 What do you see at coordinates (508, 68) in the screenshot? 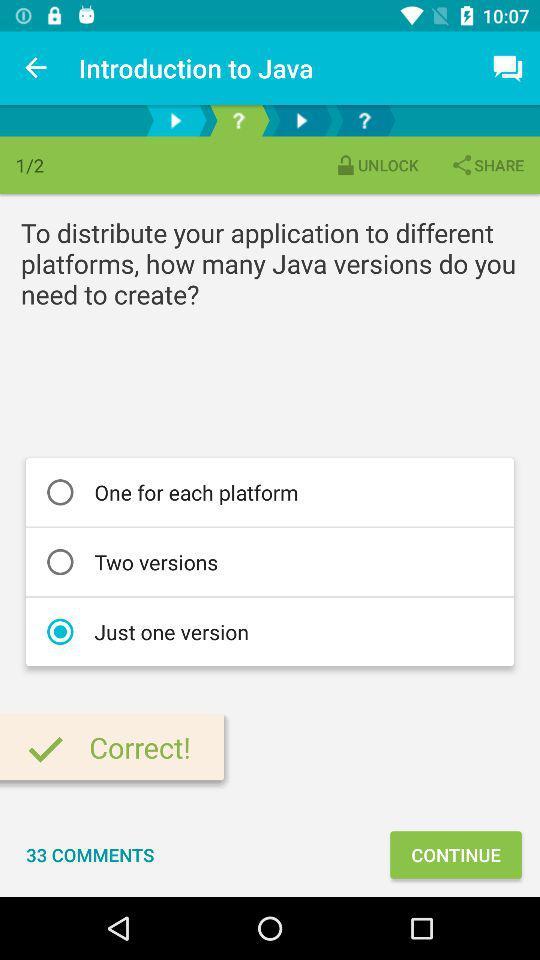
I see `the item above share item` at bounding box center [508, 68].